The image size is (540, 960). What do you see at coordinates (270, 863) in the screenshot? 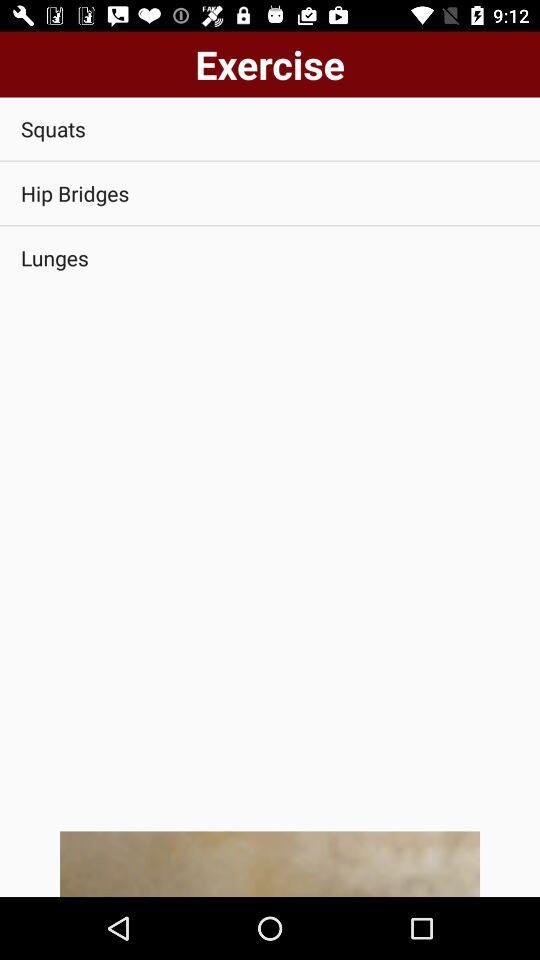
I see `item below lunges` at bounding box center [270, 863].